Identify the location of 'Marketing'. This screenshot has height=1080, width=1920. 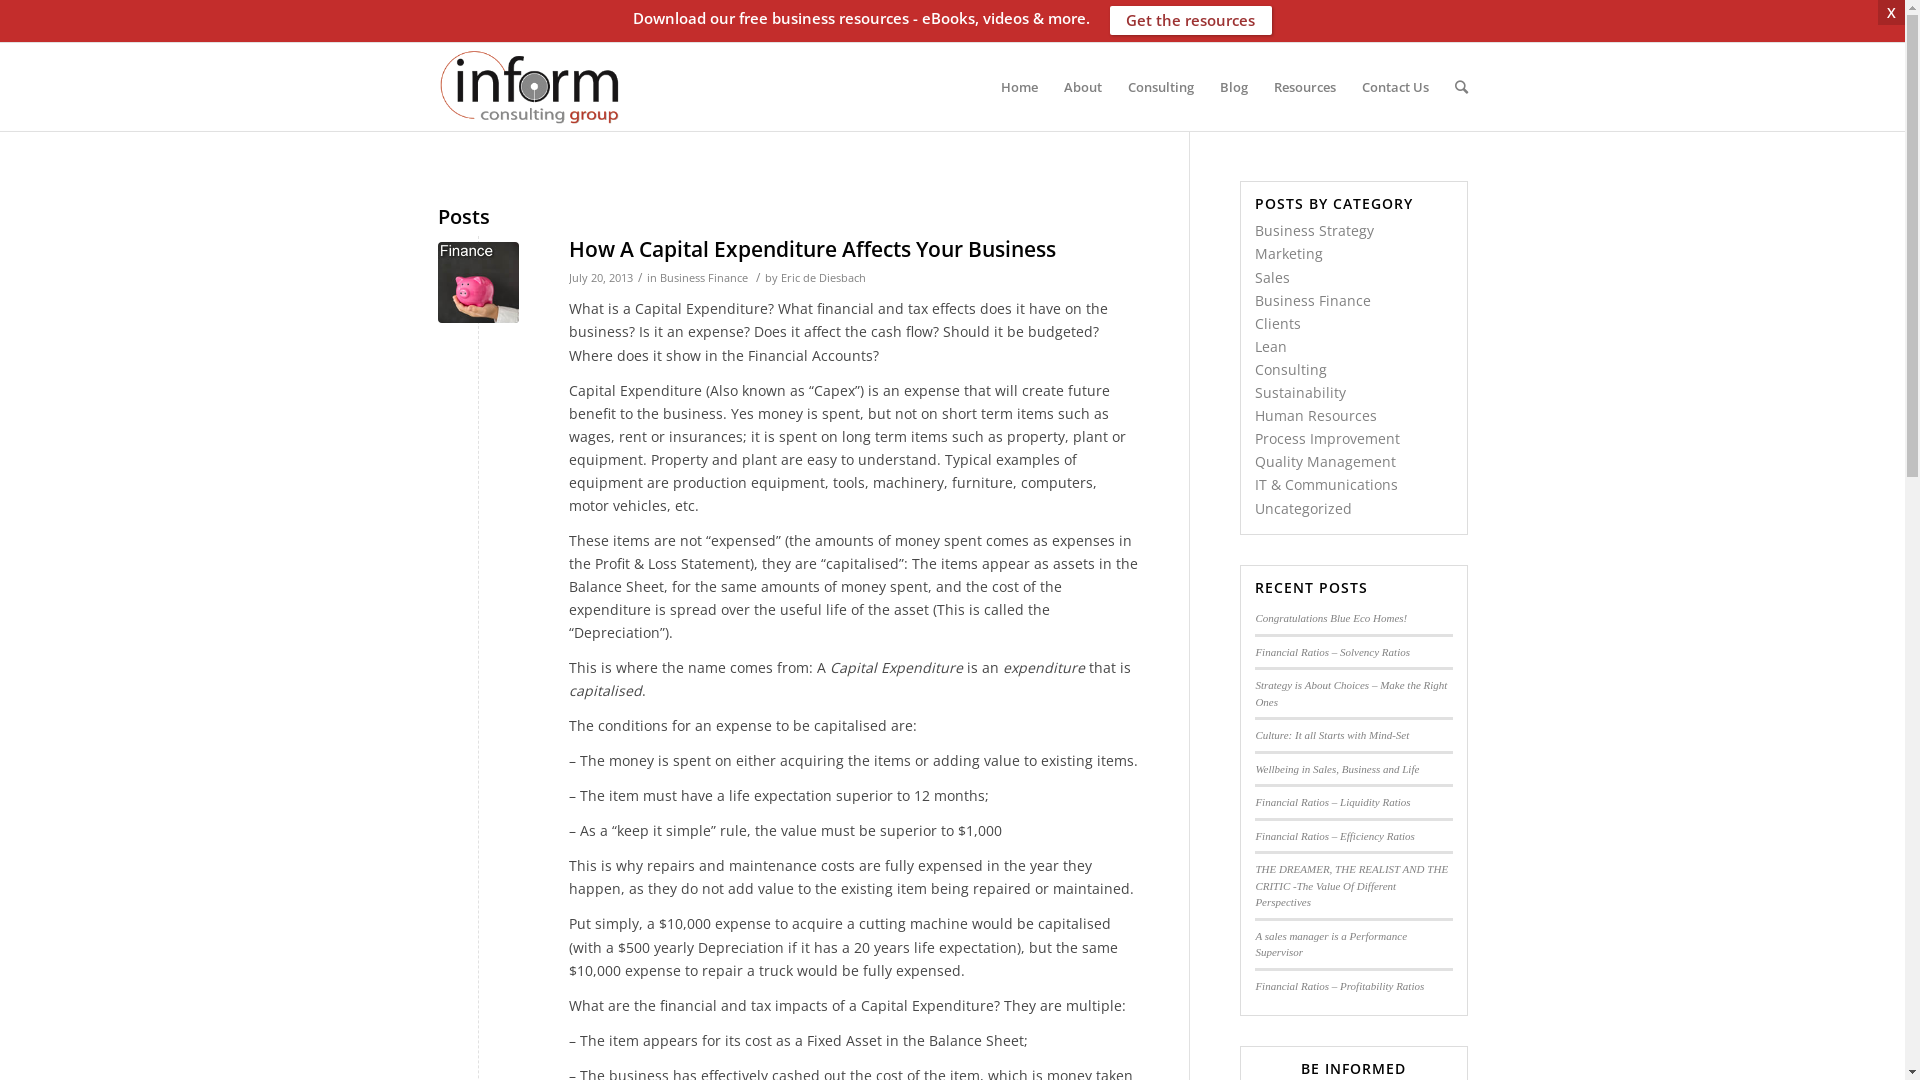
(1289, 252).